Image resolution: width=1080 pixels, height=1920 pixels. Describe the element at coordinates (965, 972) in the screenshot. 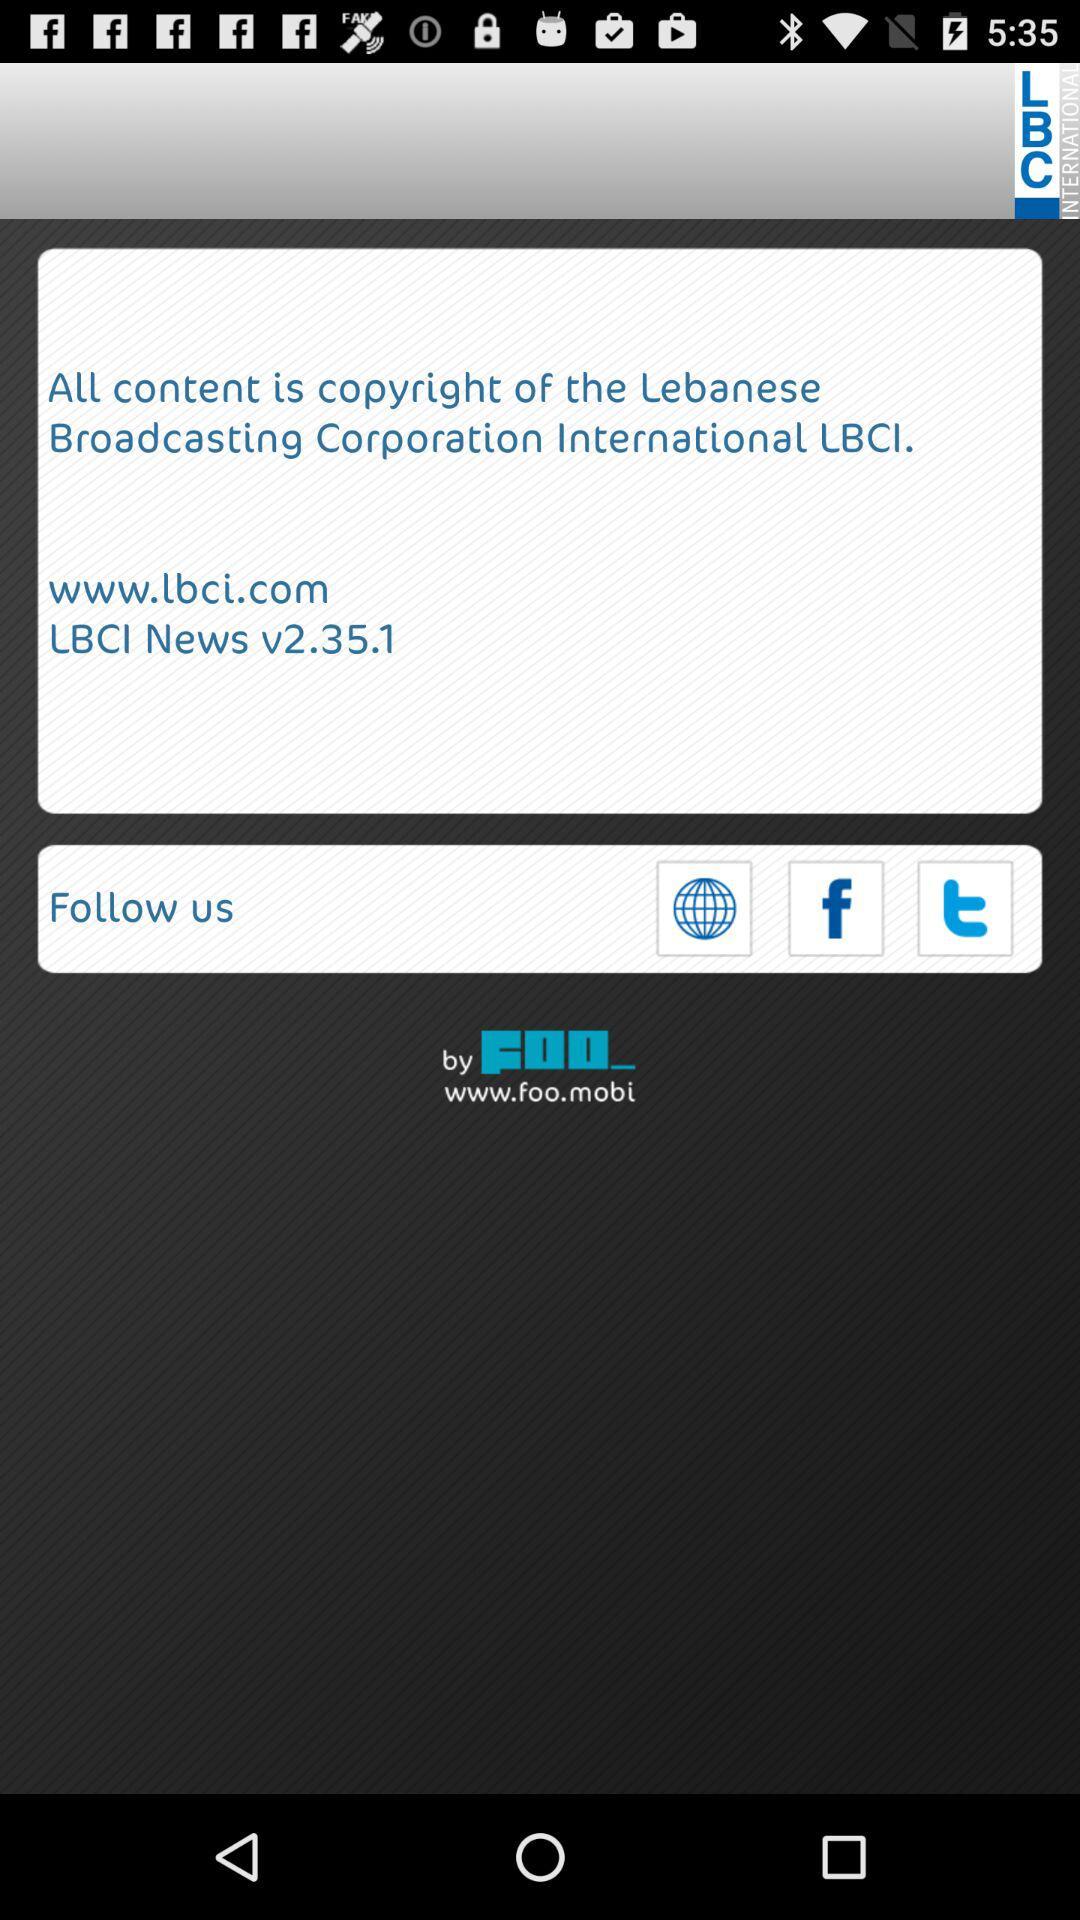

I see `the twitter icon` at that location.